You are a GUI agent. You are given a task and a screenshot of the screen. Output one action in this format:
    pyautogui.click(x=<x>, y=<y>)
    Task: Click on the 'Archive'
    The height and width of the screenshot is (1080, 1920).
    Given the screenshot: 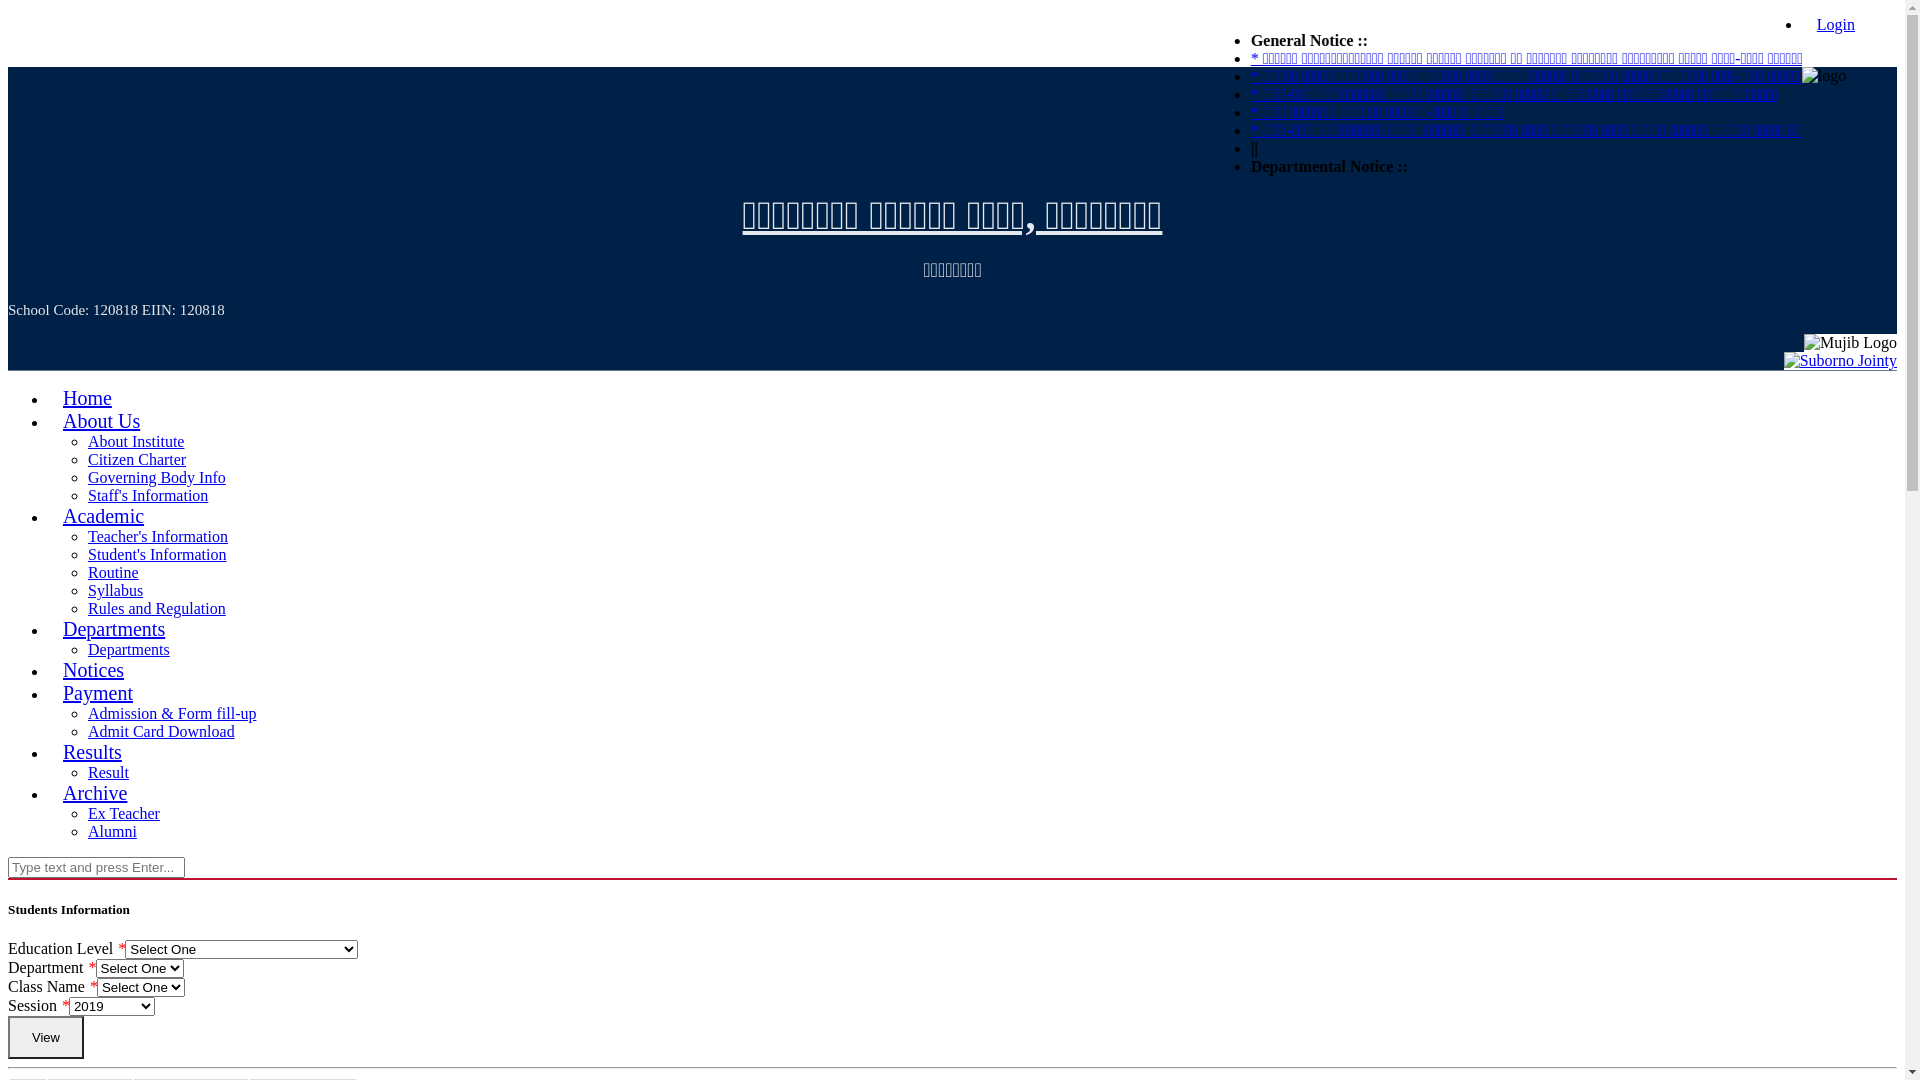 What is the action you would take?
    pyautogui.click(x=94, y=792)
    